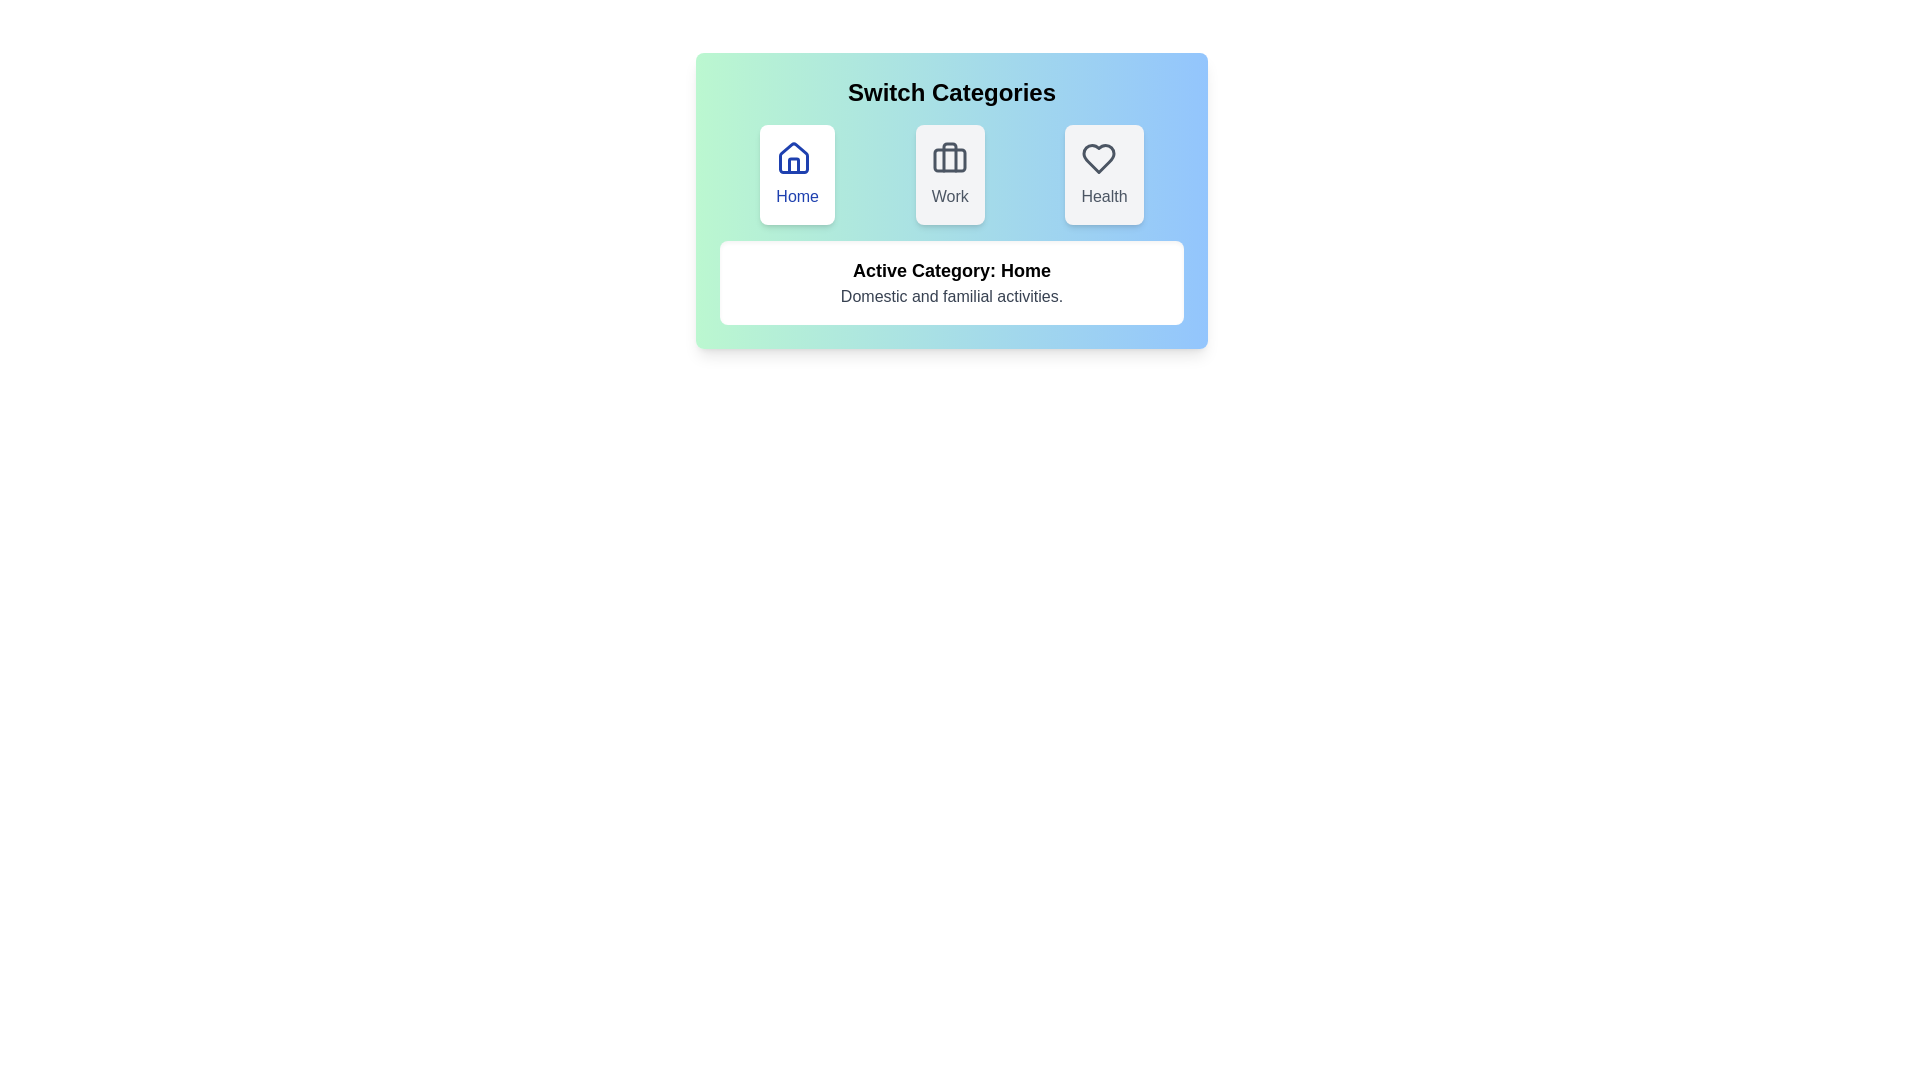  What do you see at coordinates (1103, 173) in the screenshot?
I see `the button with the label Health` at bounding box center [1103, 173].